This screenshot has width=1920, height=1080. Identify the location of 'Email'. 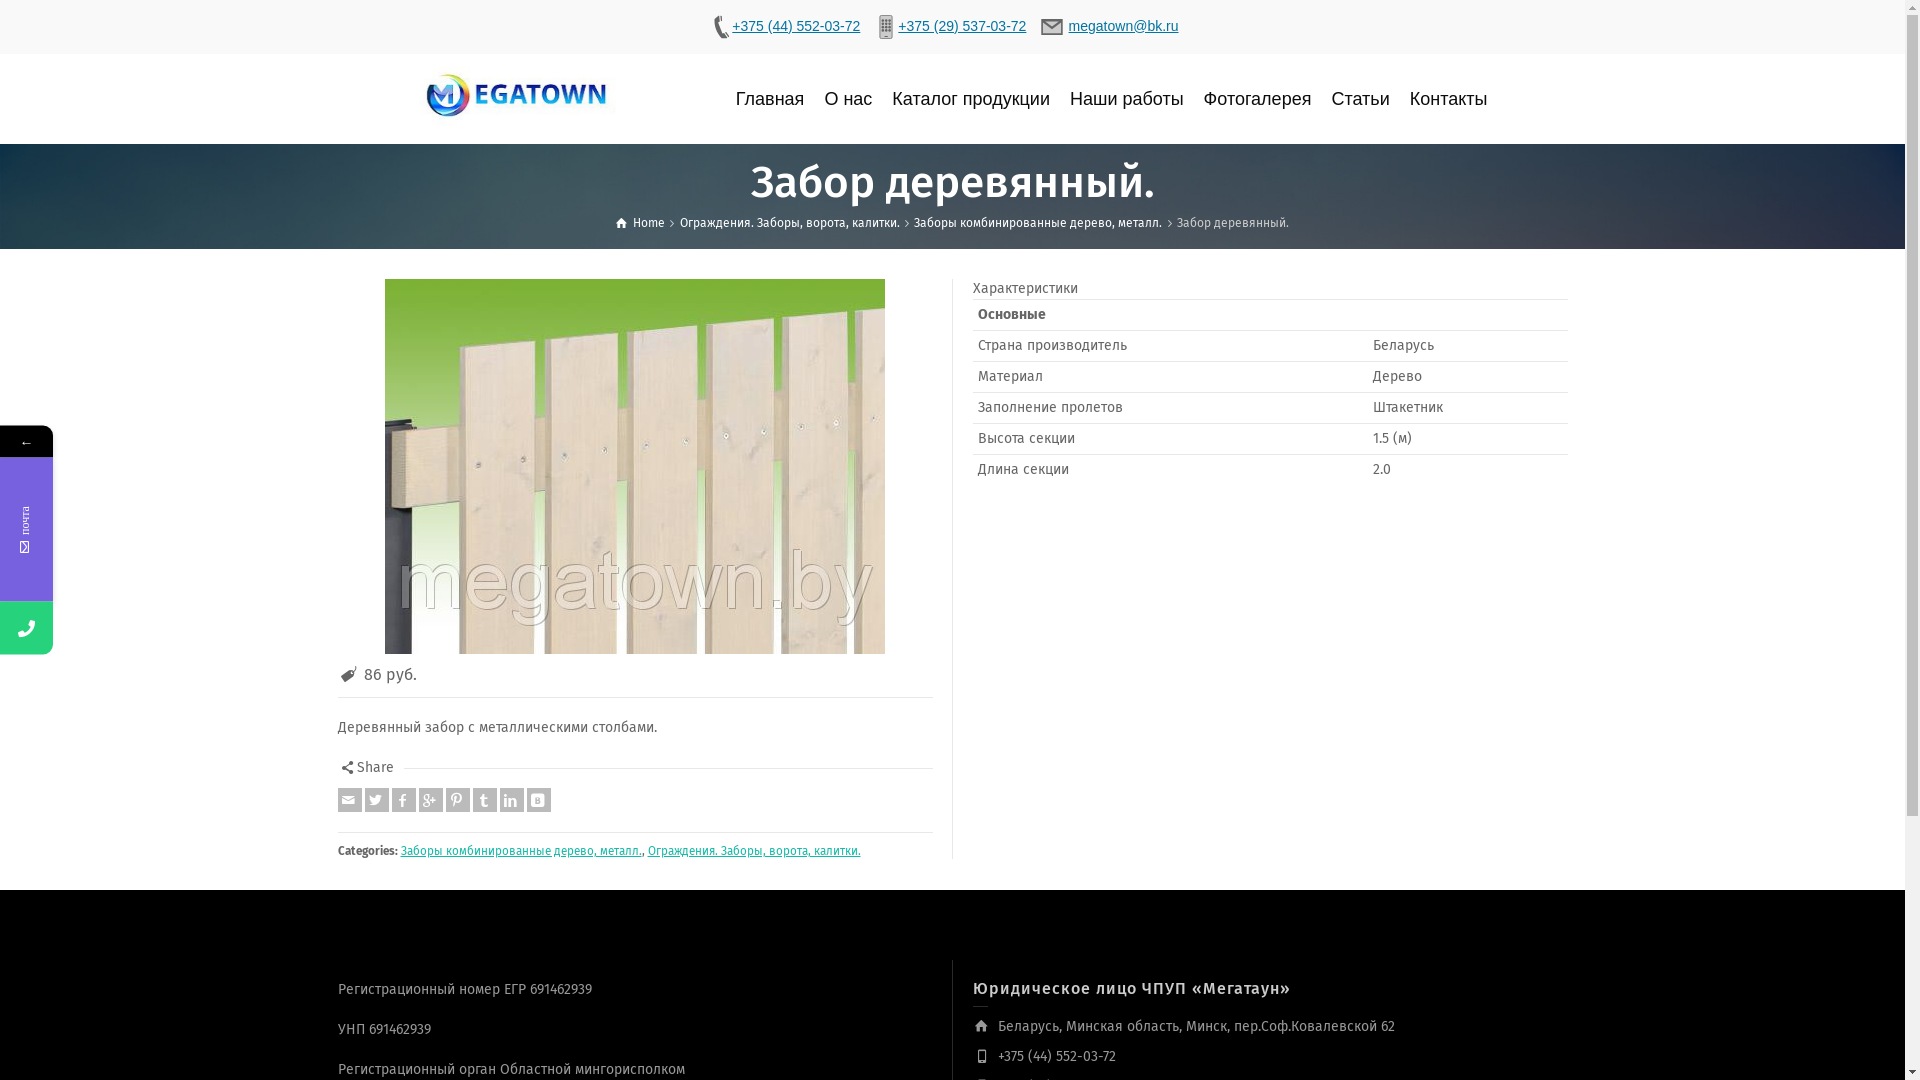
(350, 798).